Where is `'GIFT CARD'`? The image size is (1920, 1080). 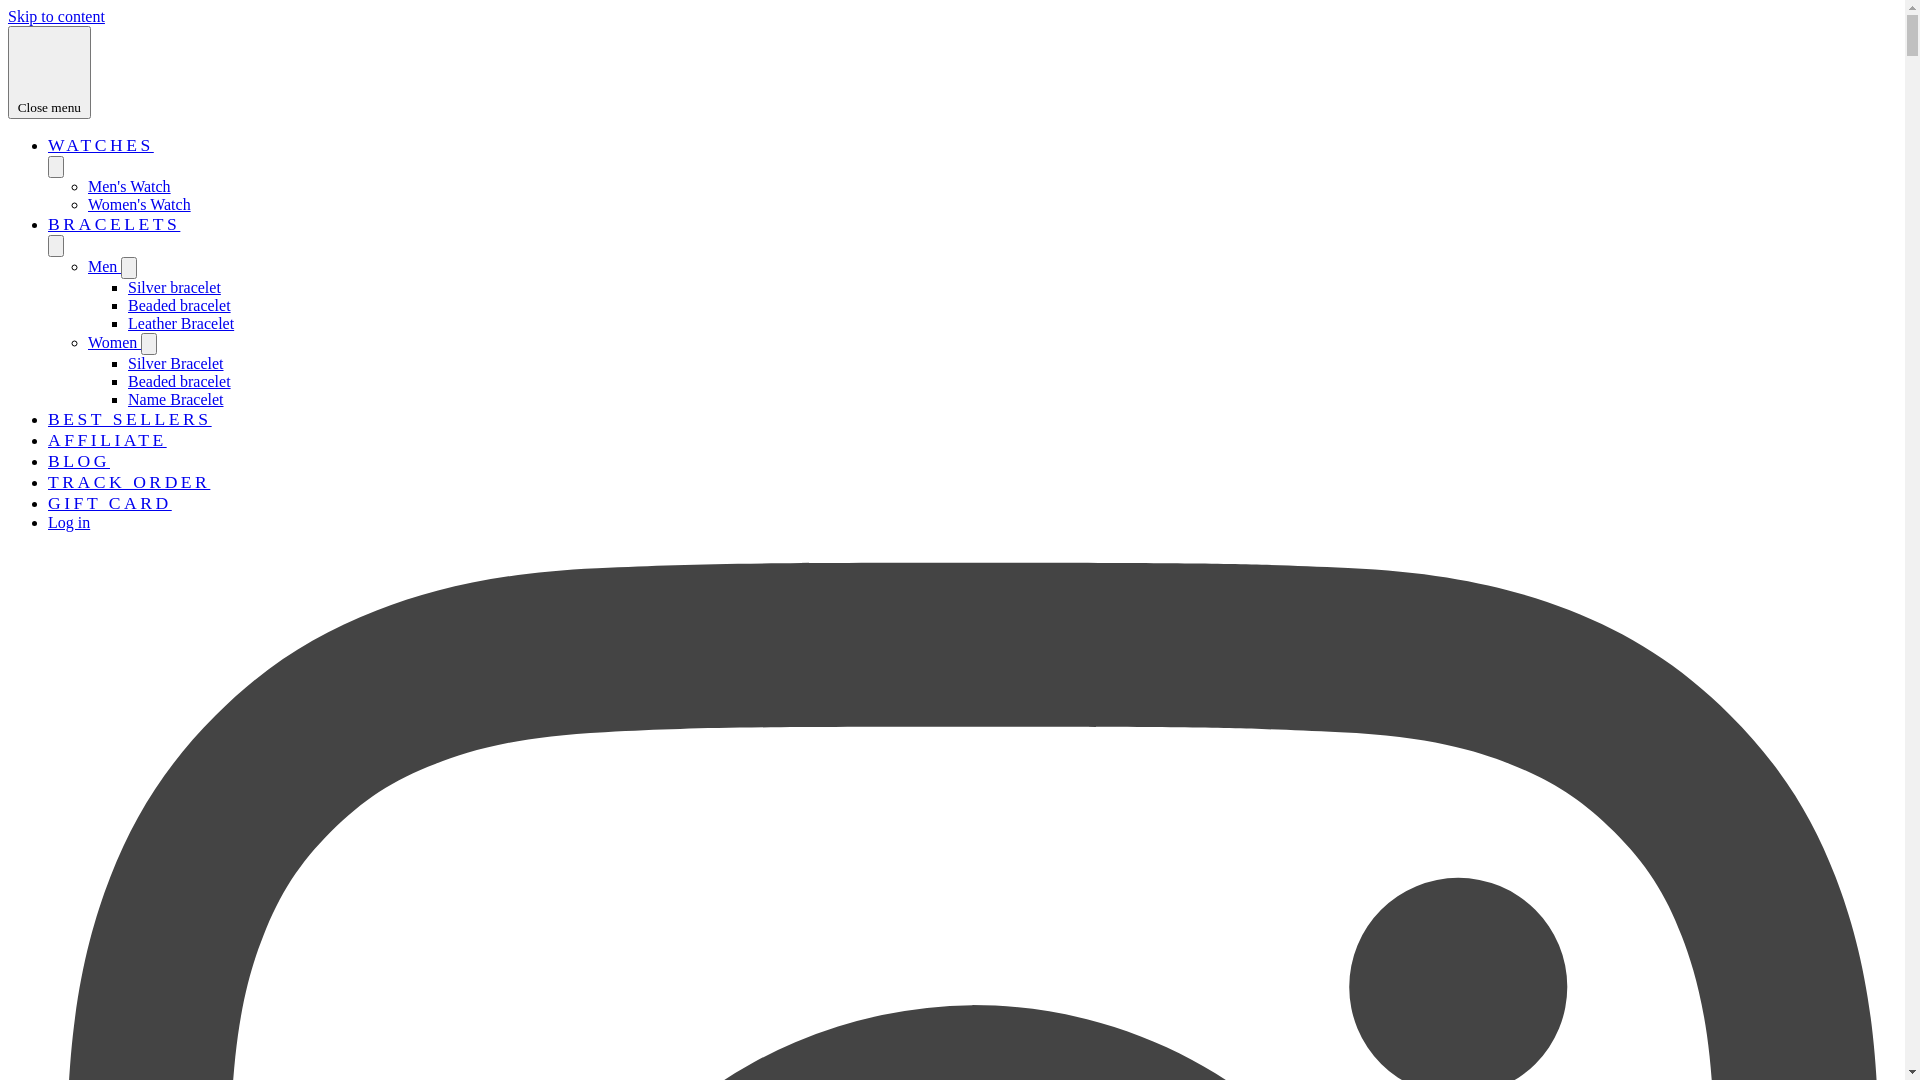 'GIFT CARD' is located at coordinates (109, 501).